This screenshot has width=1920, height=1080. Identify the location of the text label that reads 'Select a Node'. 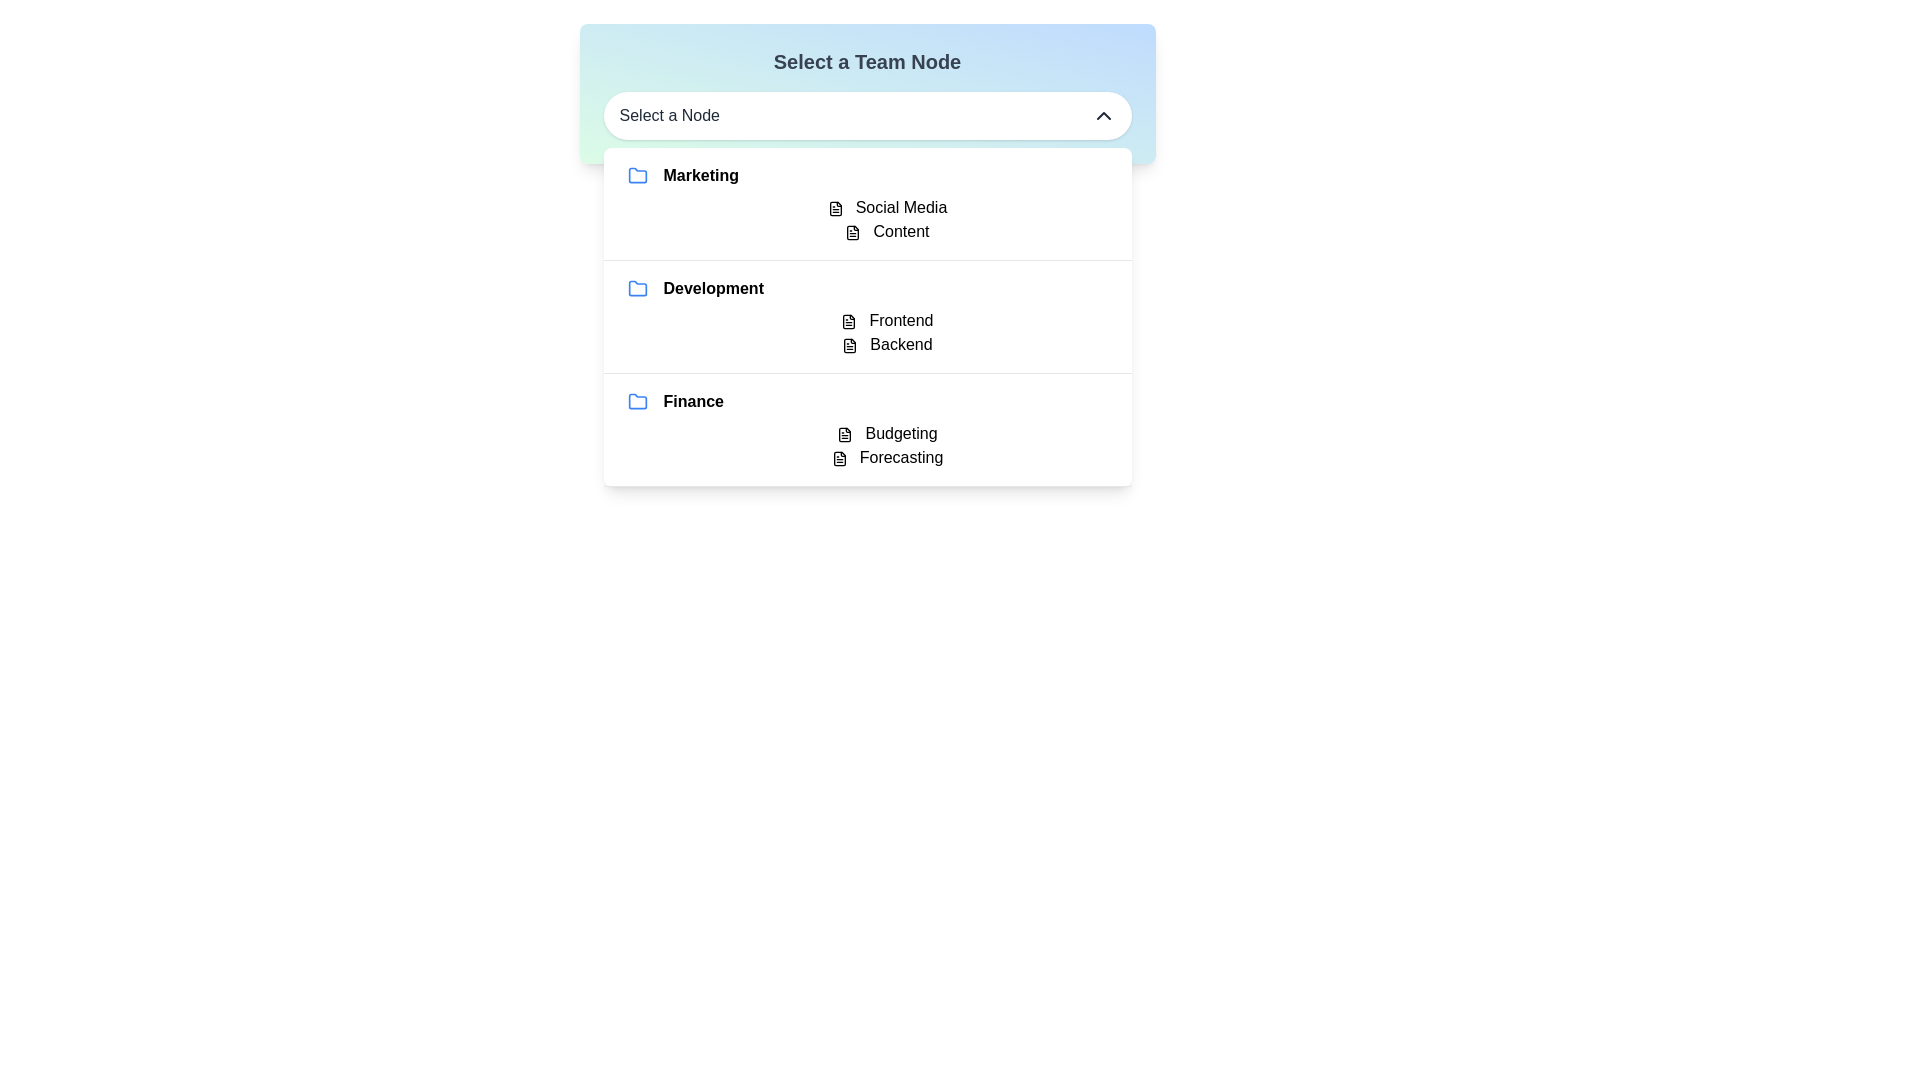
(669, 115).